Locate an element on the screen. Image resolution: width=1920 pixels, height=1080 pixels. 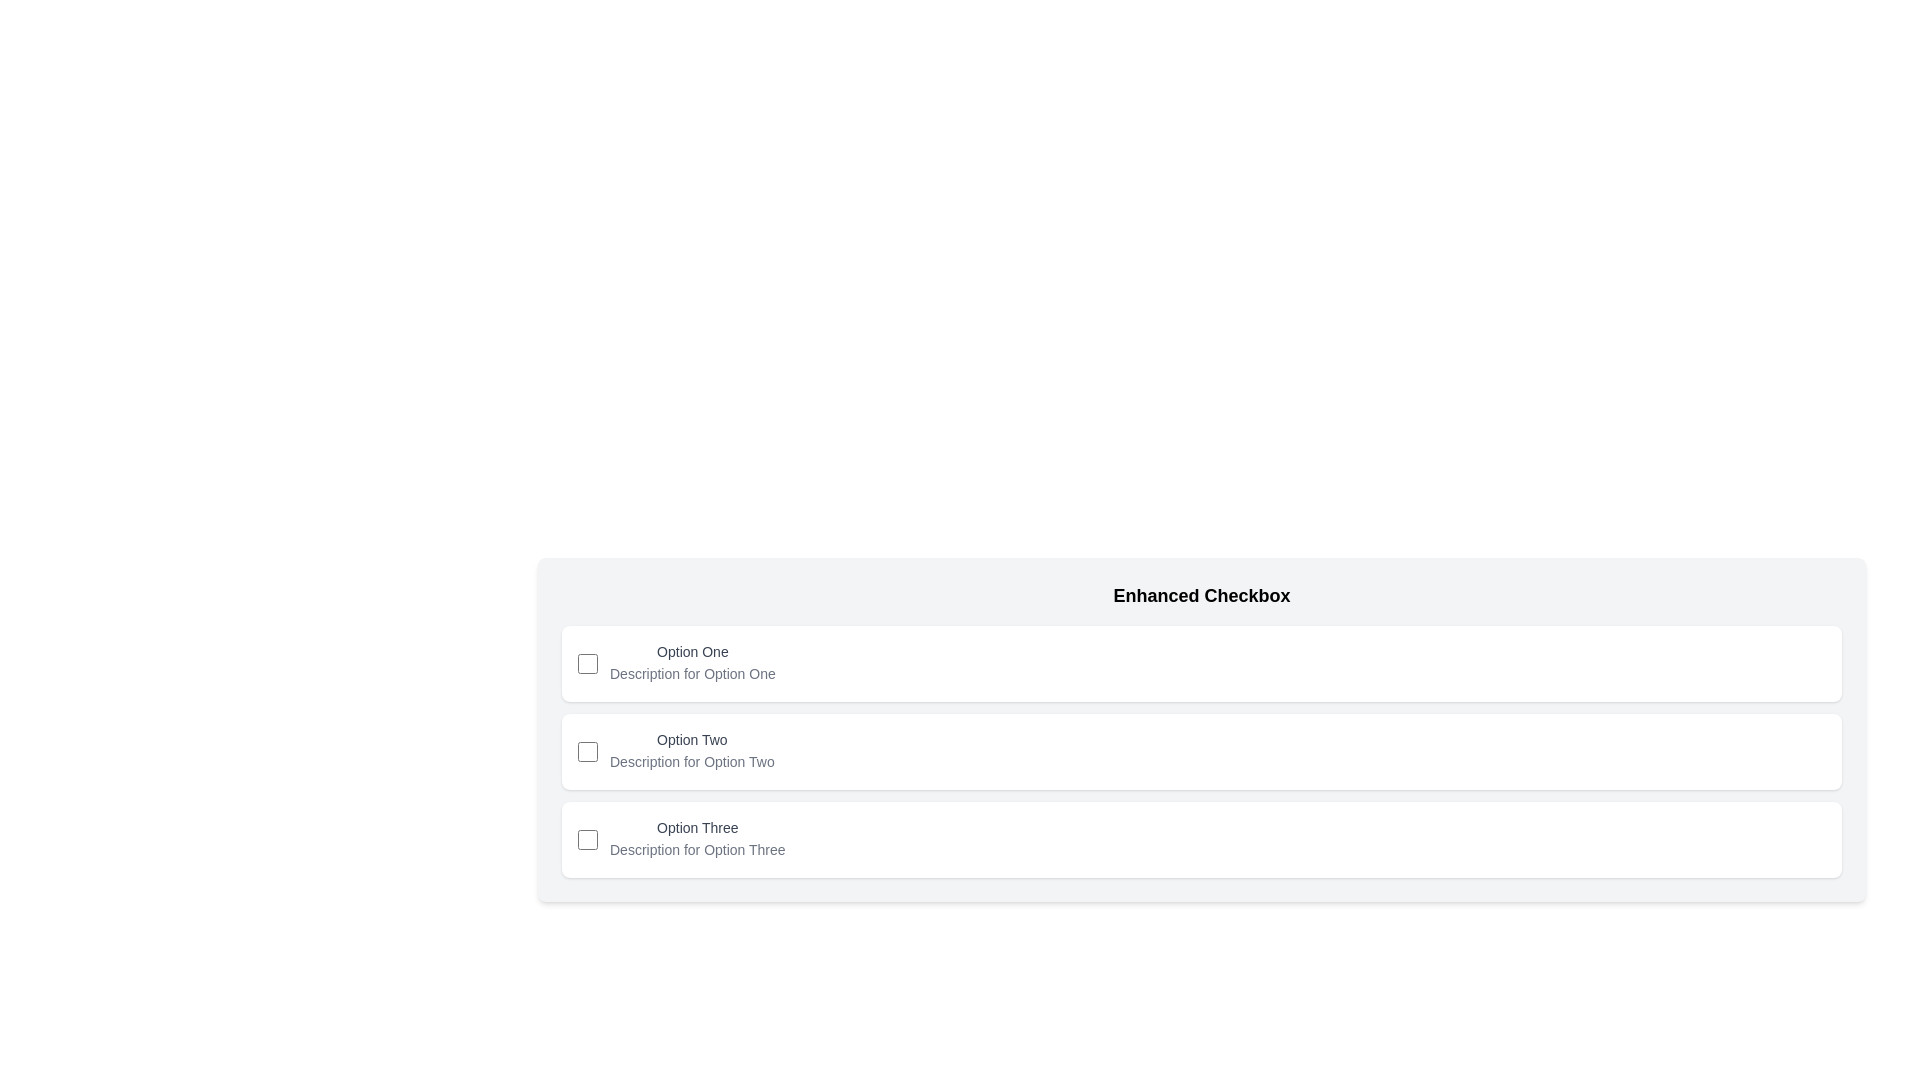
the Text header that serves as a title for the group of checkbox options preceding 'Option One', 'Option Two', and 'Option Three' is located at coordinates (1200, 595).